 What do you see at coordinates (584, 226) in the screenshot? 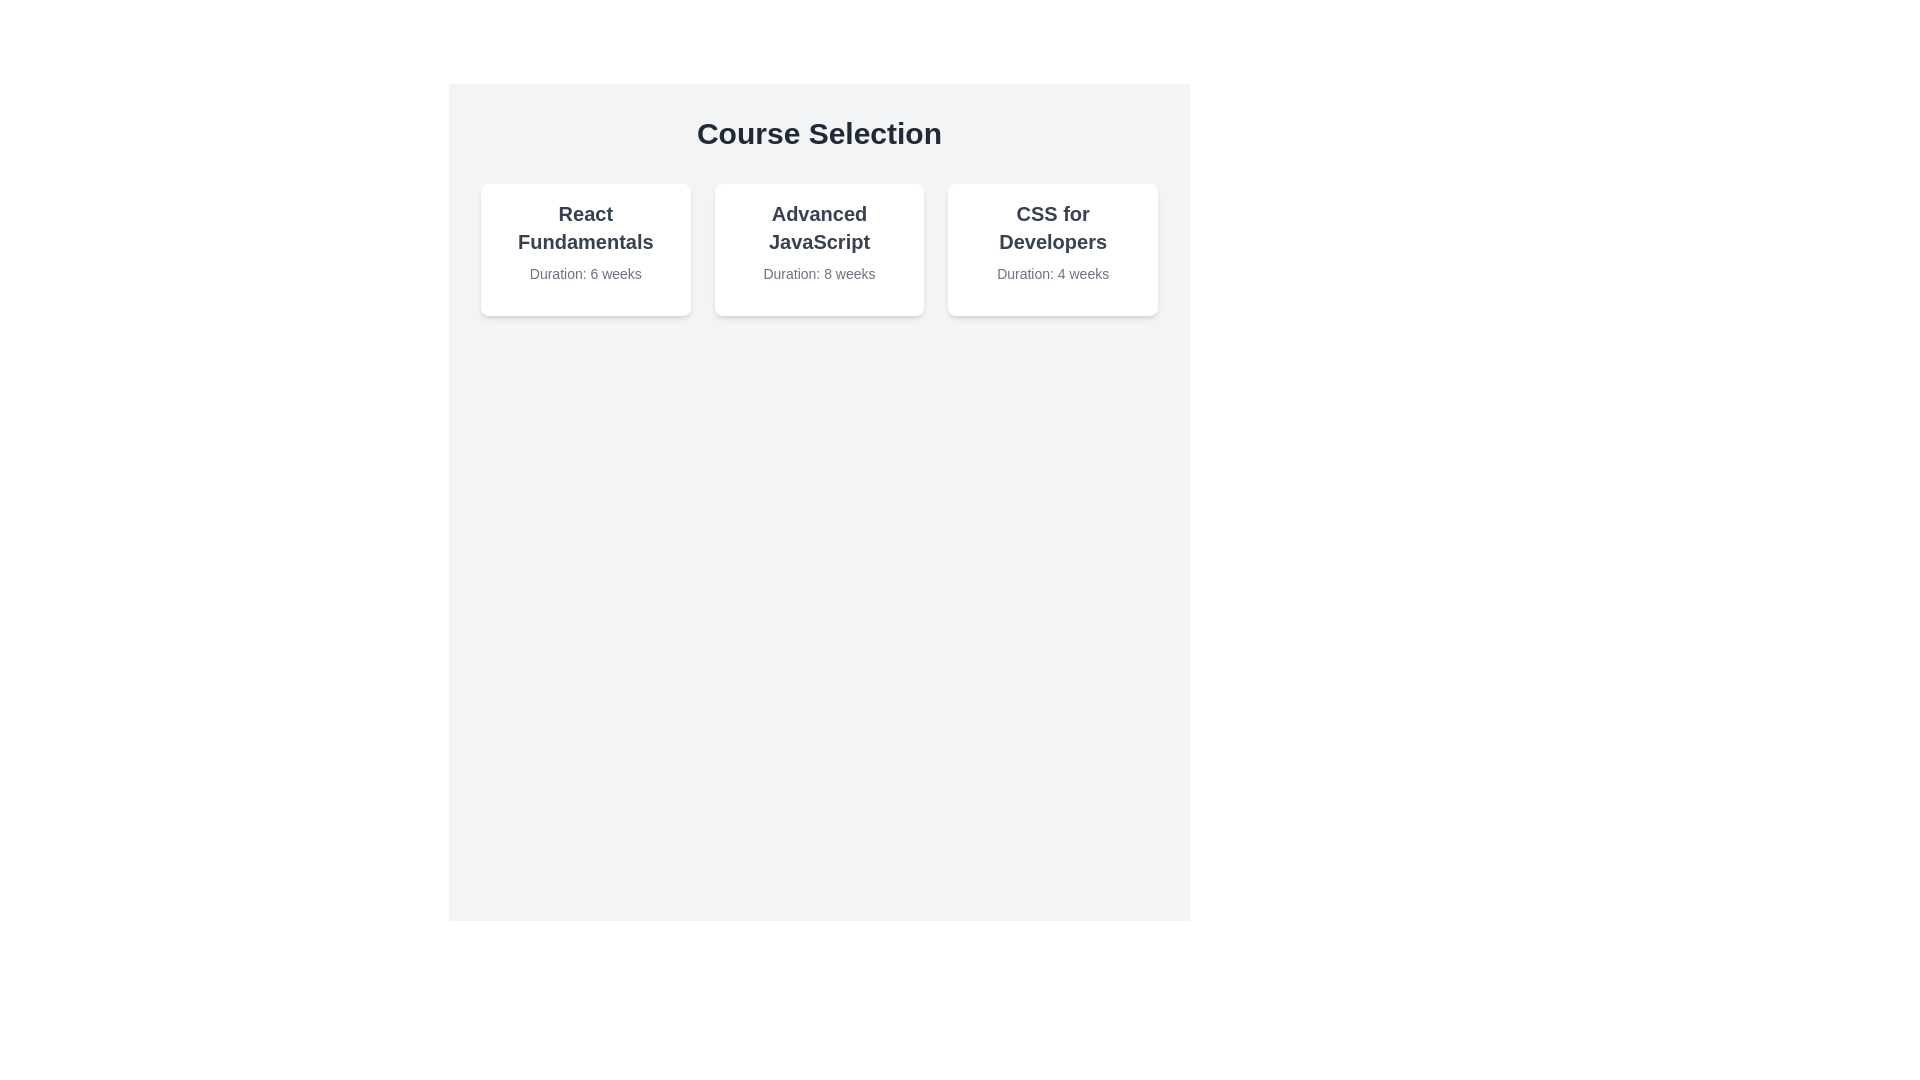
I see `the 'React Fundamentals' text label located in the top-left card of the layout, which represents the title of the course` at bounding box center [584, 226].